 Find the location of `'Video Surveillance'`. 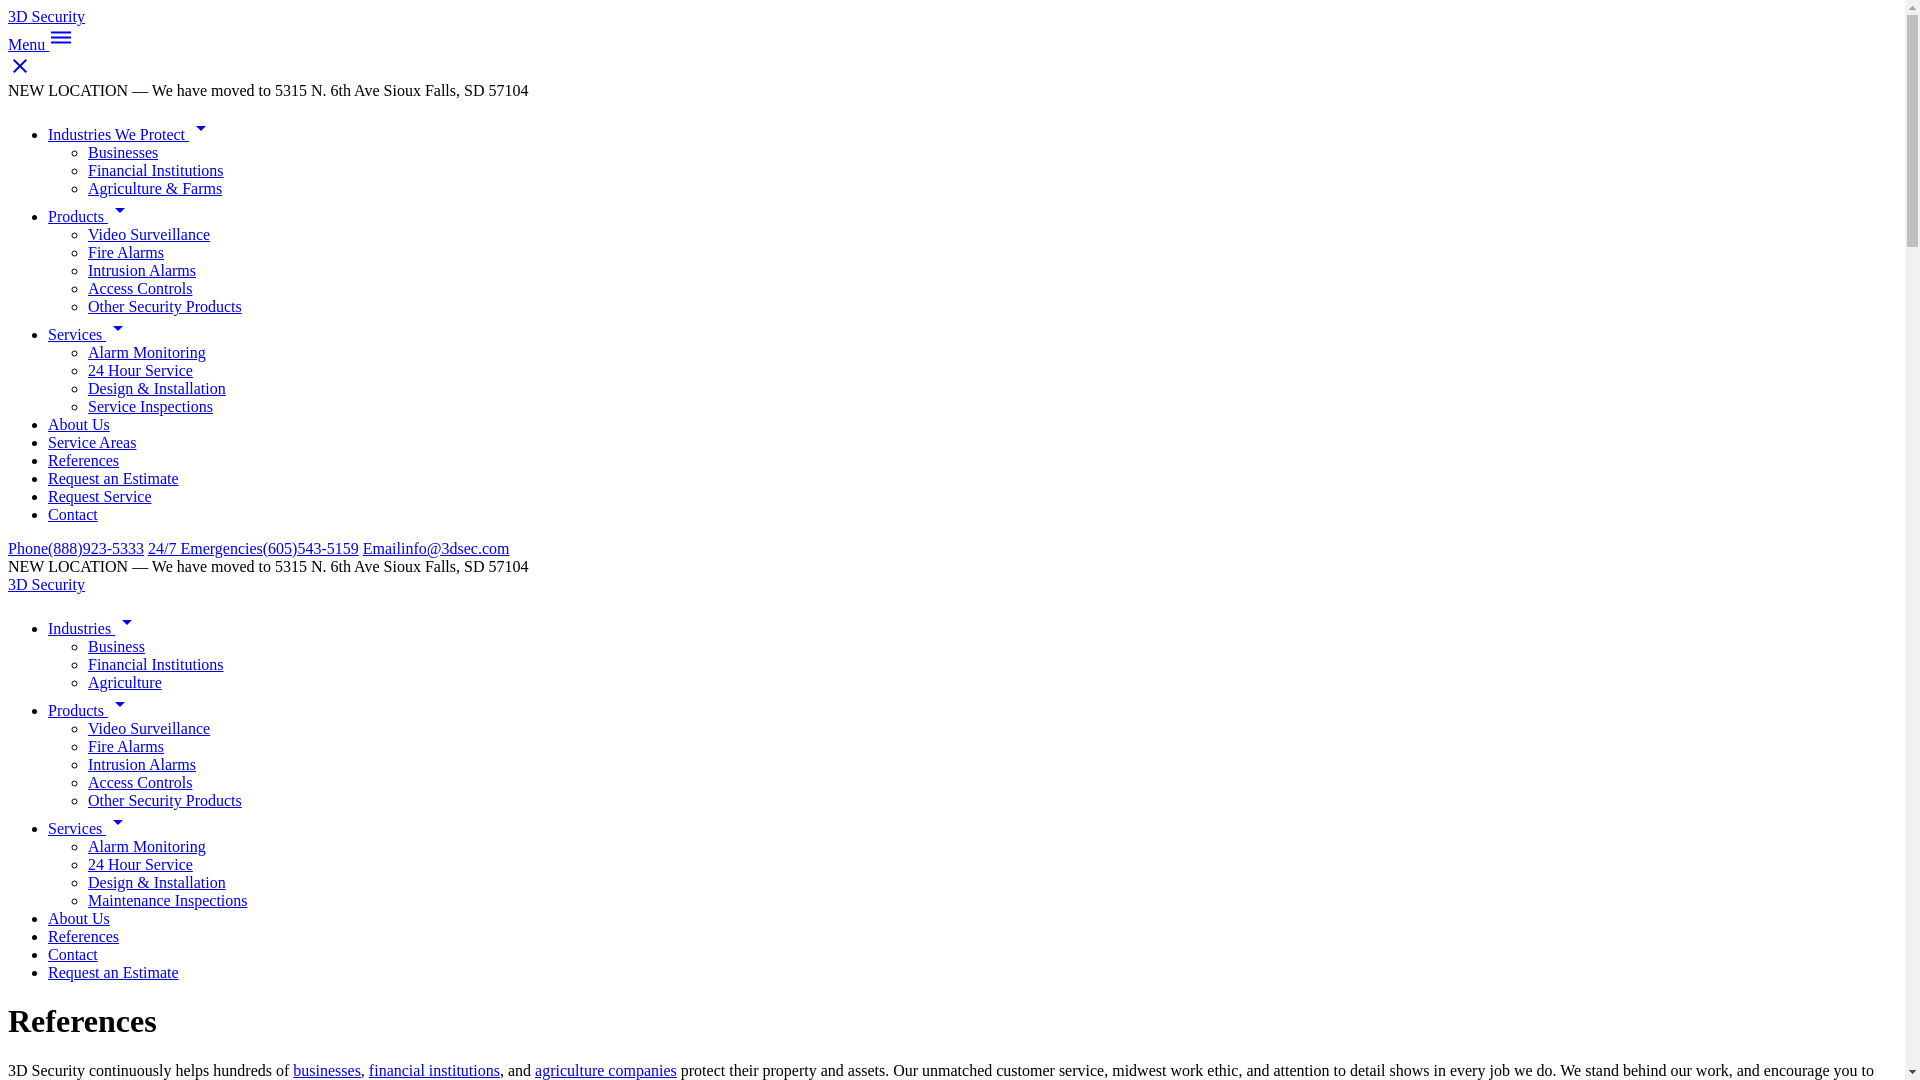

'Video Surveillance' is located at coordinates (147, 728).